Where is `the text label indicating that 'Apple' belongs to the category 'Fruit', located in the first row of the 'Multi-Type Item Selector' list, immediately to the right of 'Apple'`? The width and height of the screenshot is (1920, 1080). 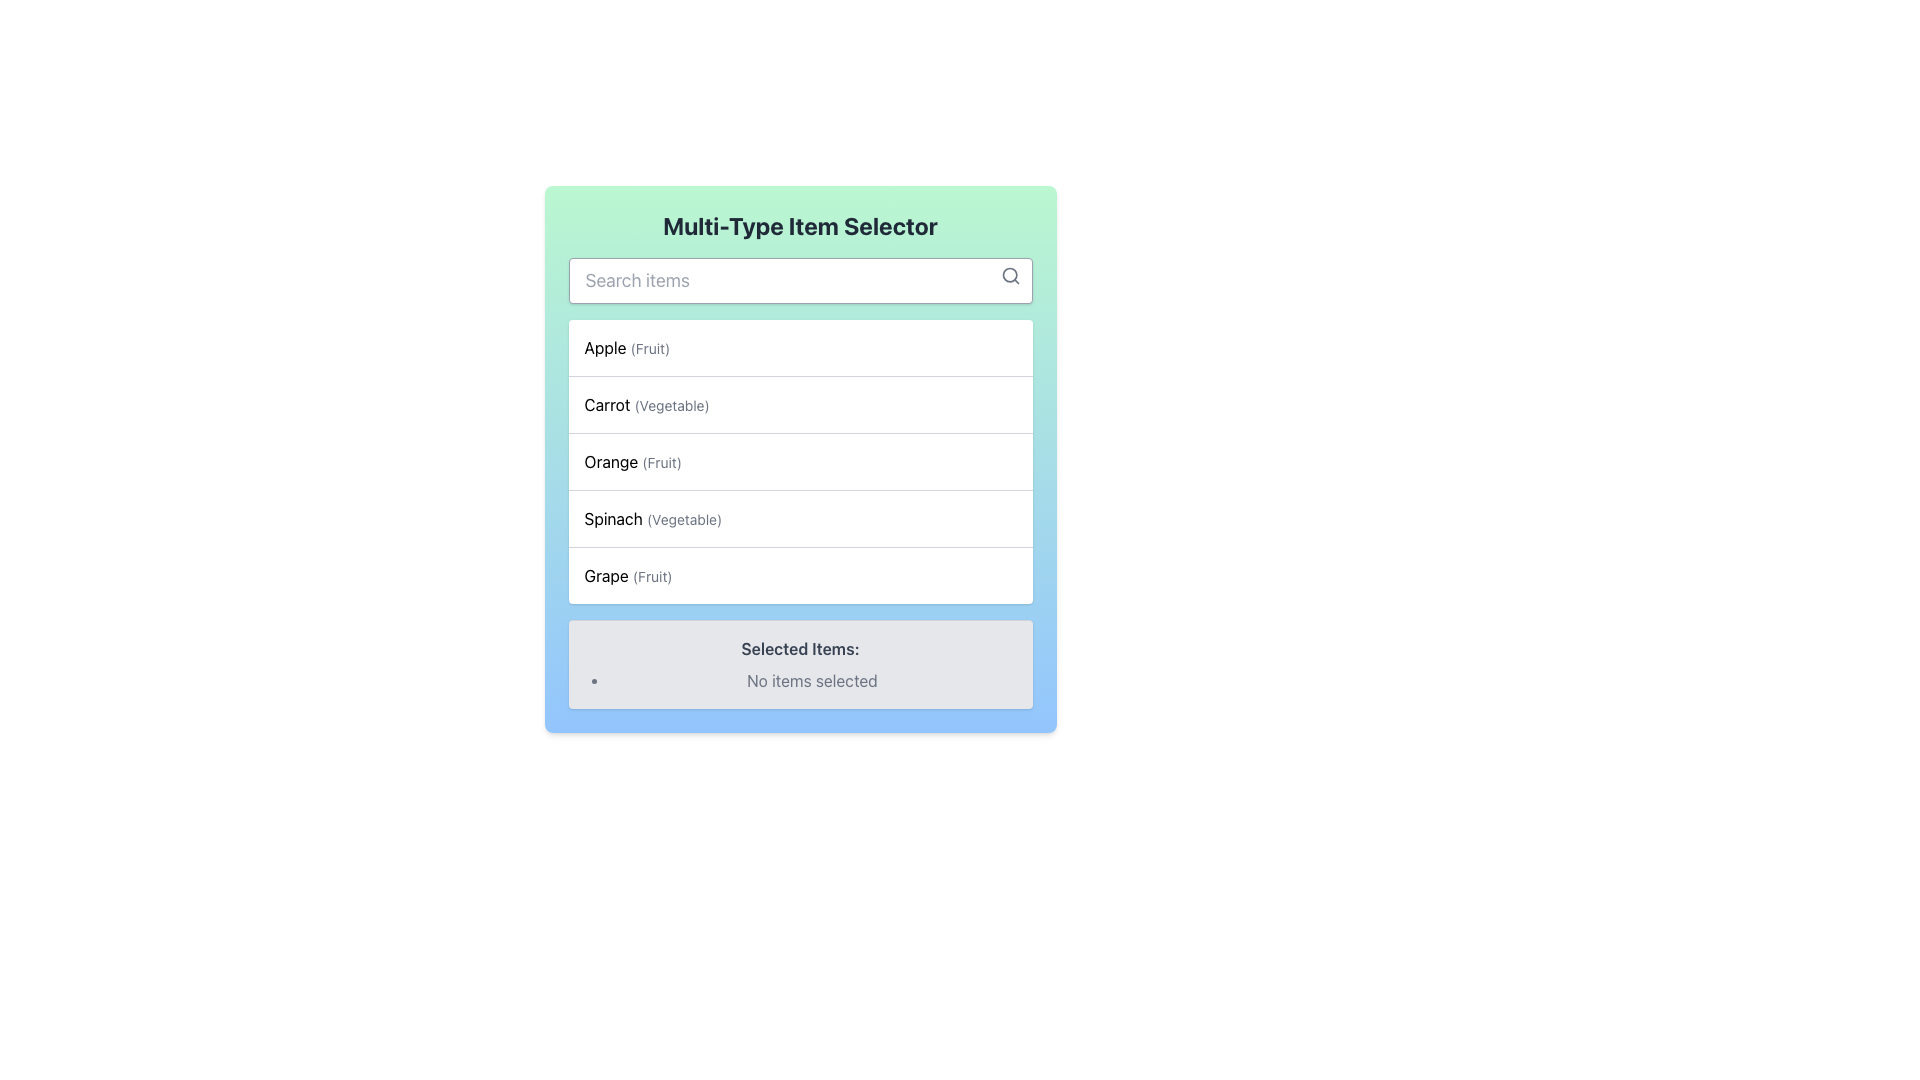 the text label indicating that 'Apple' belongs to the category 'Fruit', located in the first row of the 'Multi-Type Item Selector' list, immediately to the right of 'Apple' is located at coordinates (650, 347).